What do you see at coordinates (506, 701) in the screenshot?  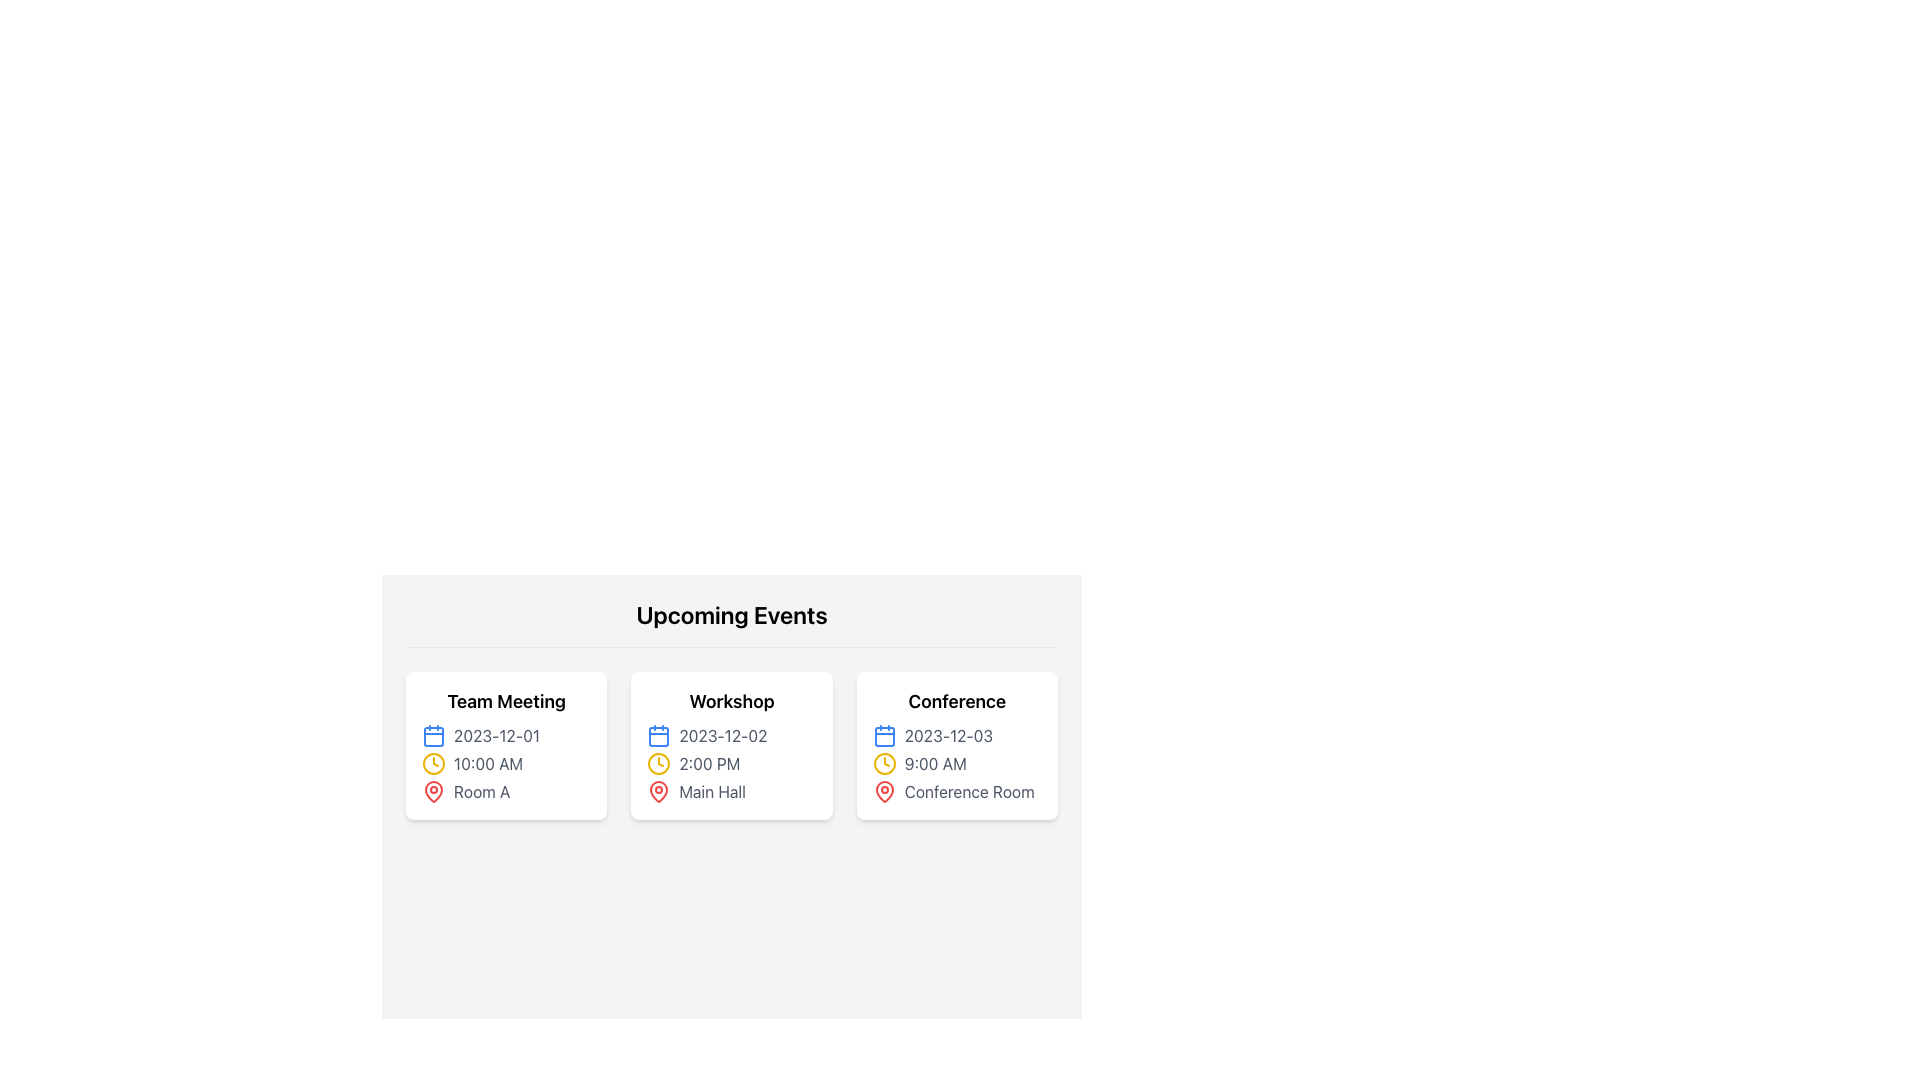 I see `the 'Team Meeting' text label, which is styled in bold and large font, positioned at the top of the card component` at bounding box center [506, 701].